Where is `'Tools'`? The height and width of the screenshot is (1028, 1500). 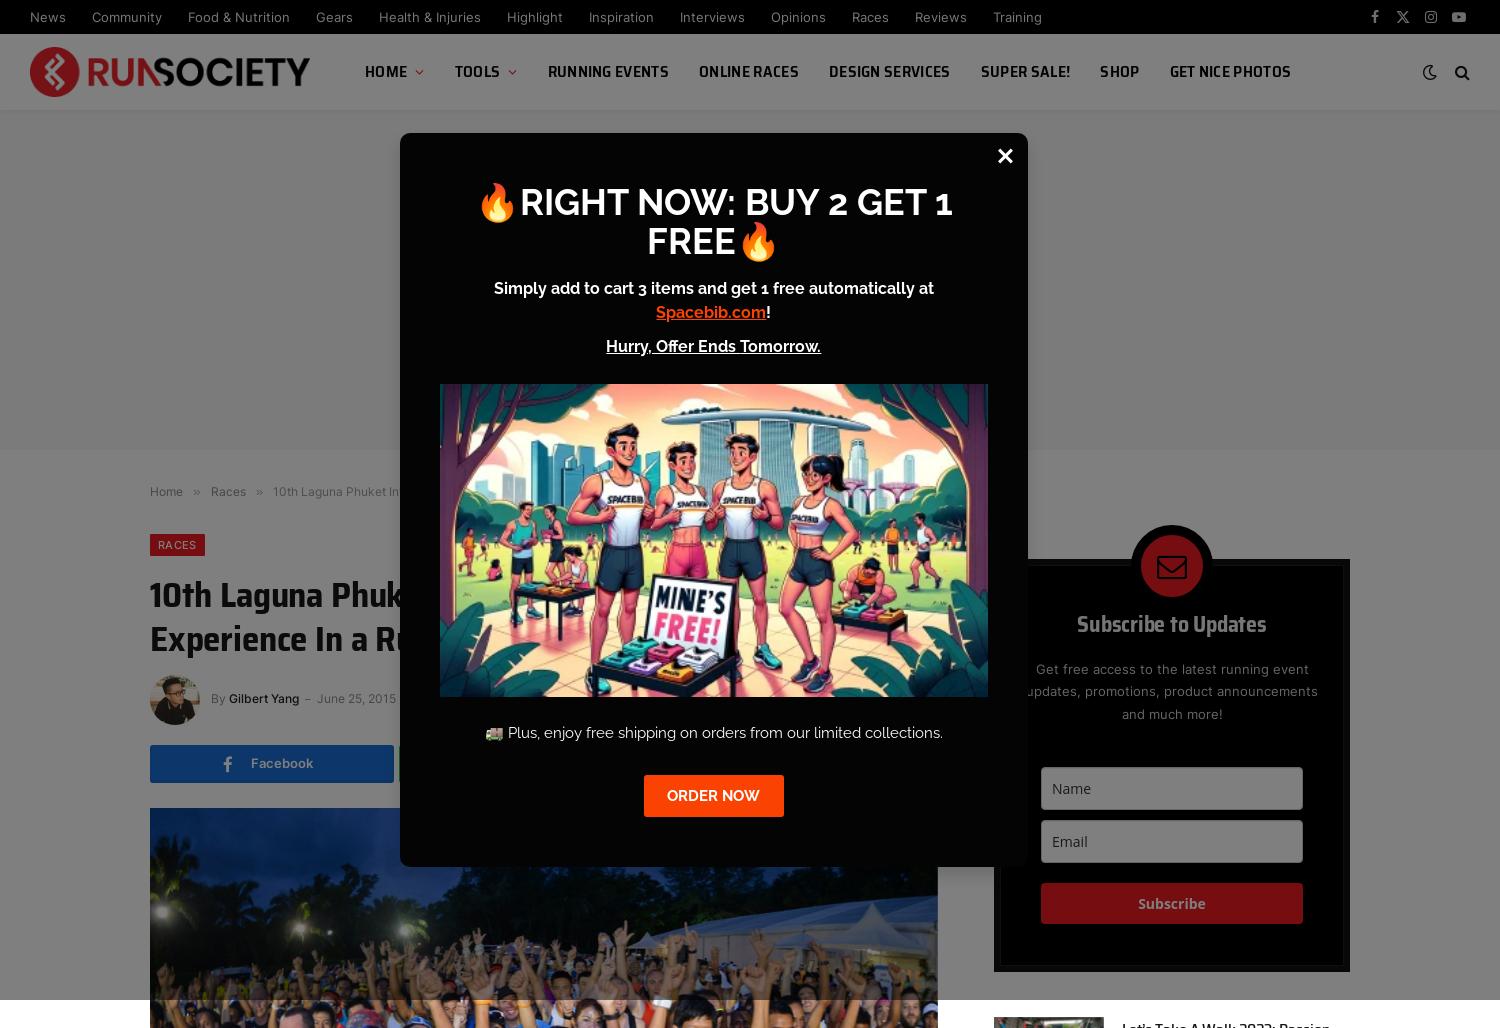
'Tools' is located at coordinates (476, 70).